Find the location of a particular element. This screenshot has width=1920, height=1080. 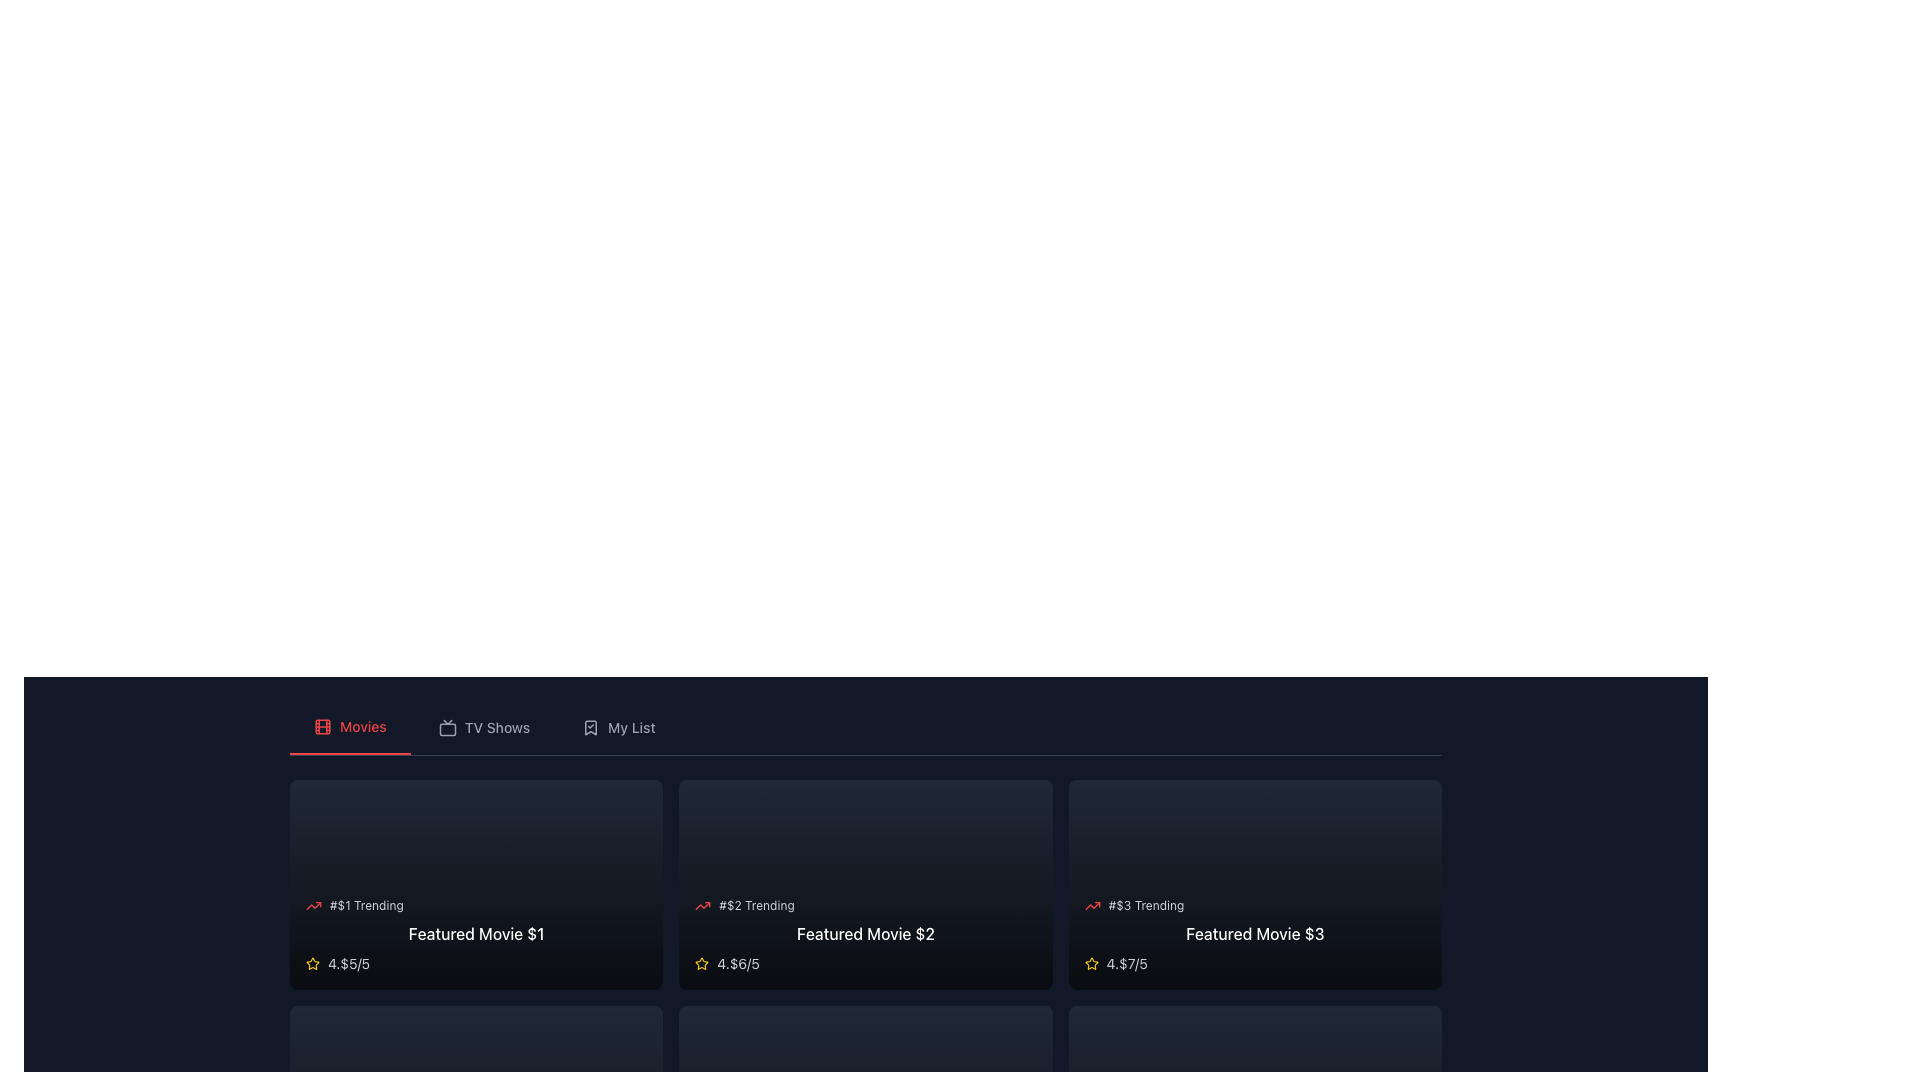

the movie card in the trending movies section is located at coordinates (475, 935).